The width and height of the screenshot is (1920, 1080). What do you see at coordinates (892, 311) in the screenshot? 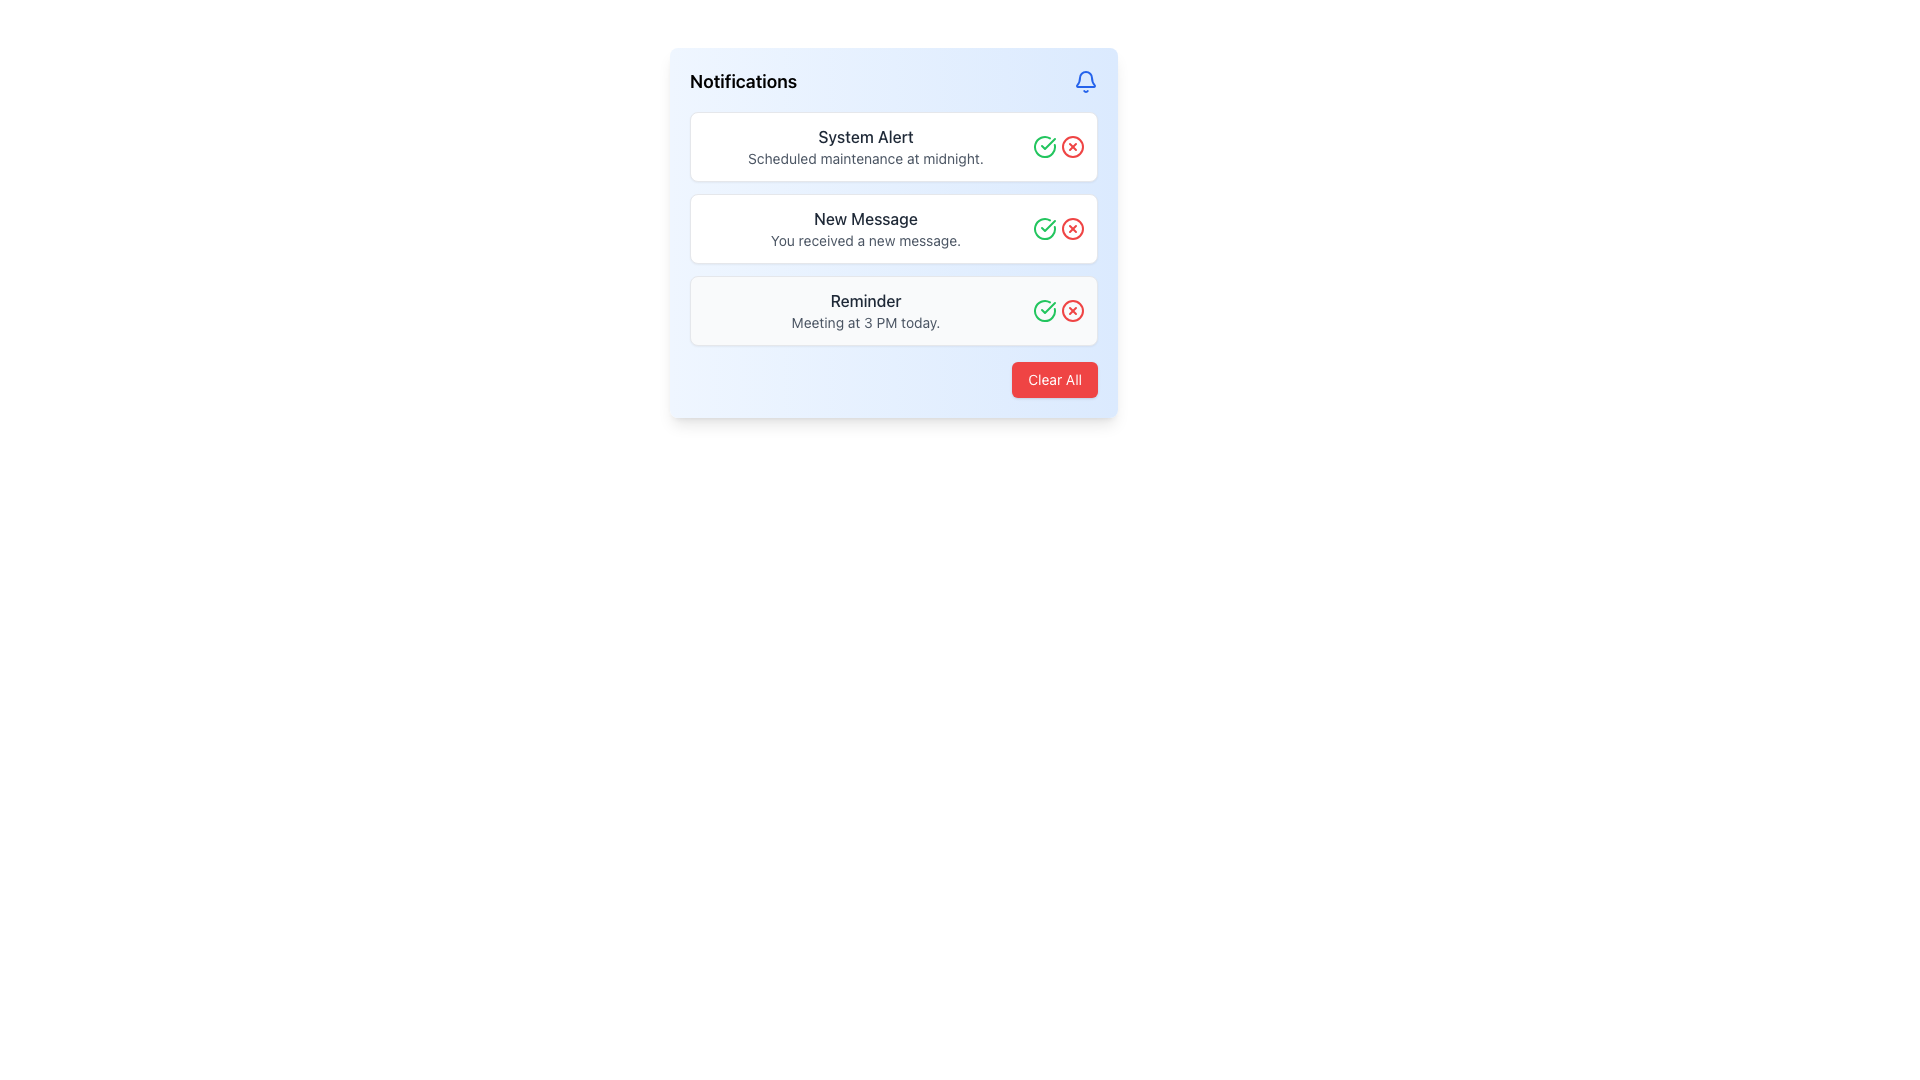
I see `the third notification card in the main notification panel` at bounding box center [892, 311].